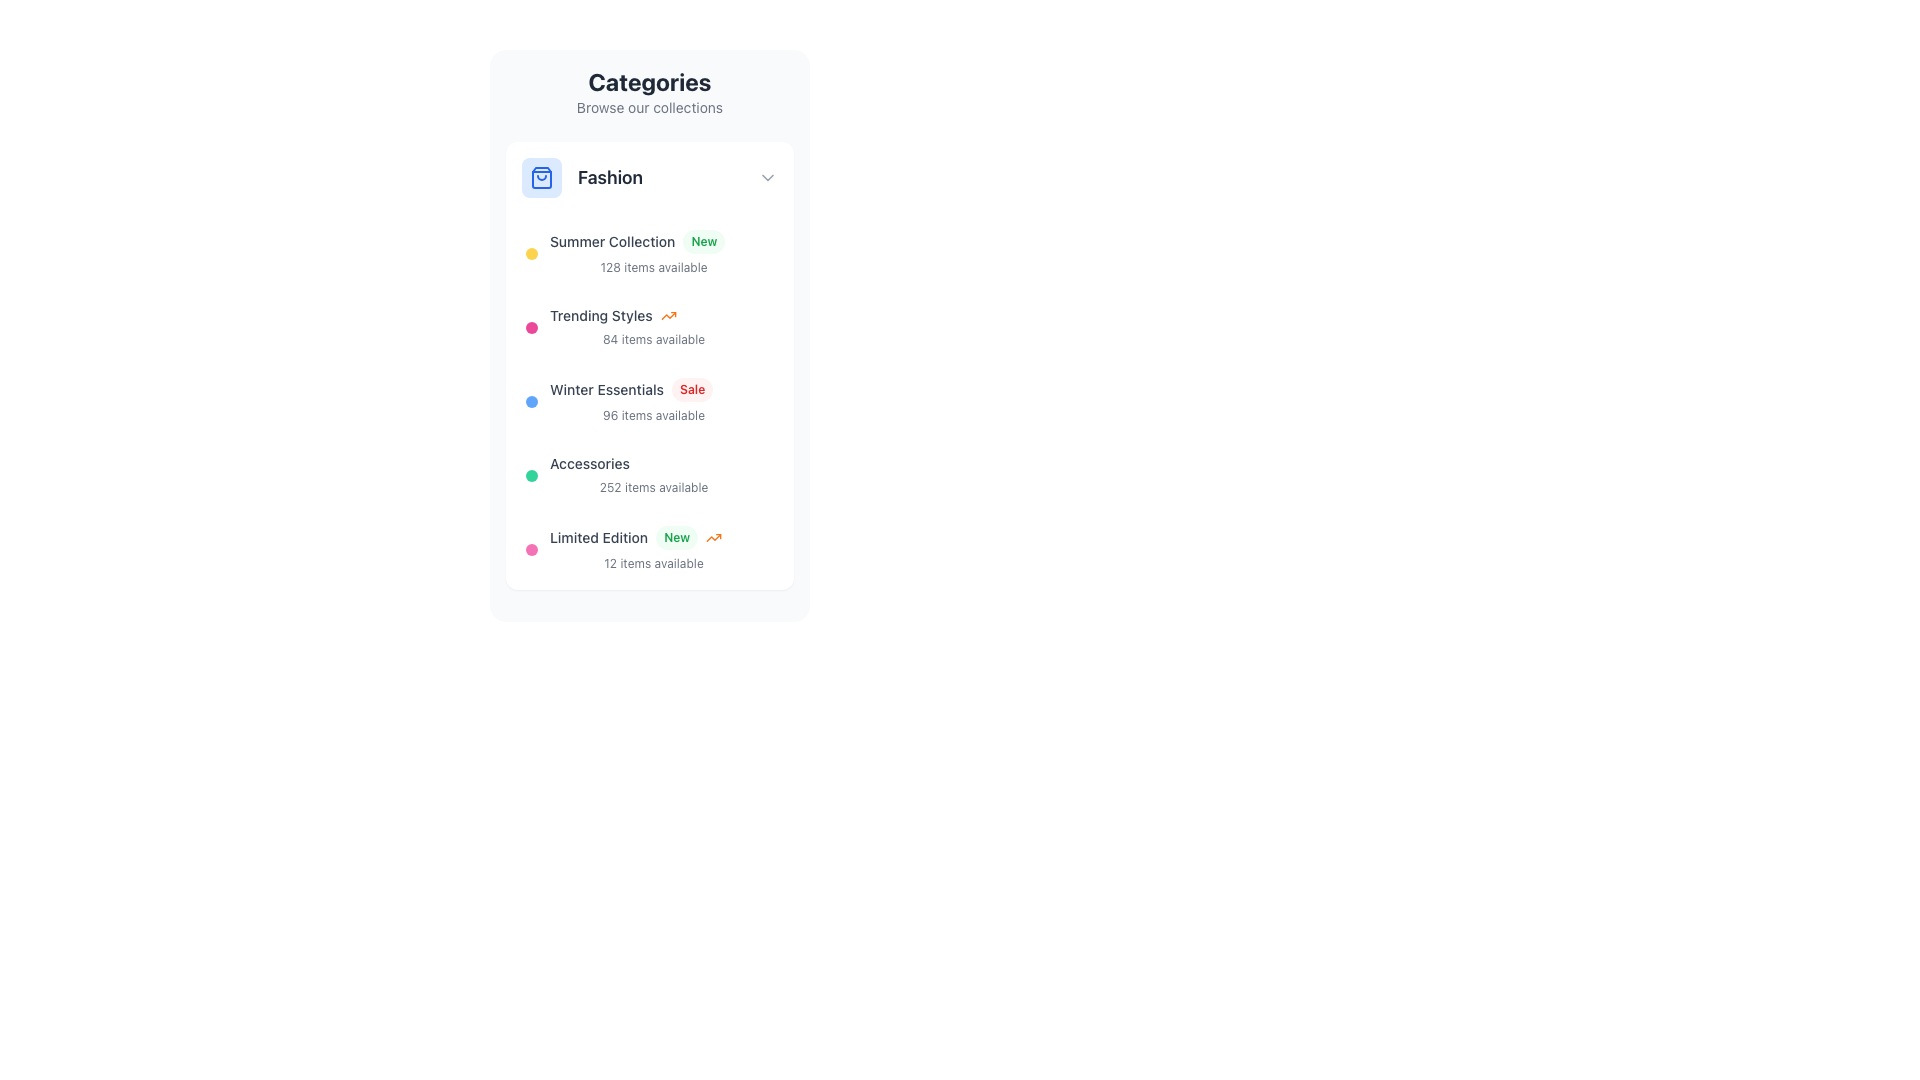 Image resolution: width=1920 pixels, height=1080 pixels. What do you see at coordinates (653, 563) in the screenshot?
I see `the text label displaying the number of items available in the 'Limited Edition' category, located directly below the 'Limited Edition' text and alongside the 'New' badge and trending icon` at bounding box center [653, 563].